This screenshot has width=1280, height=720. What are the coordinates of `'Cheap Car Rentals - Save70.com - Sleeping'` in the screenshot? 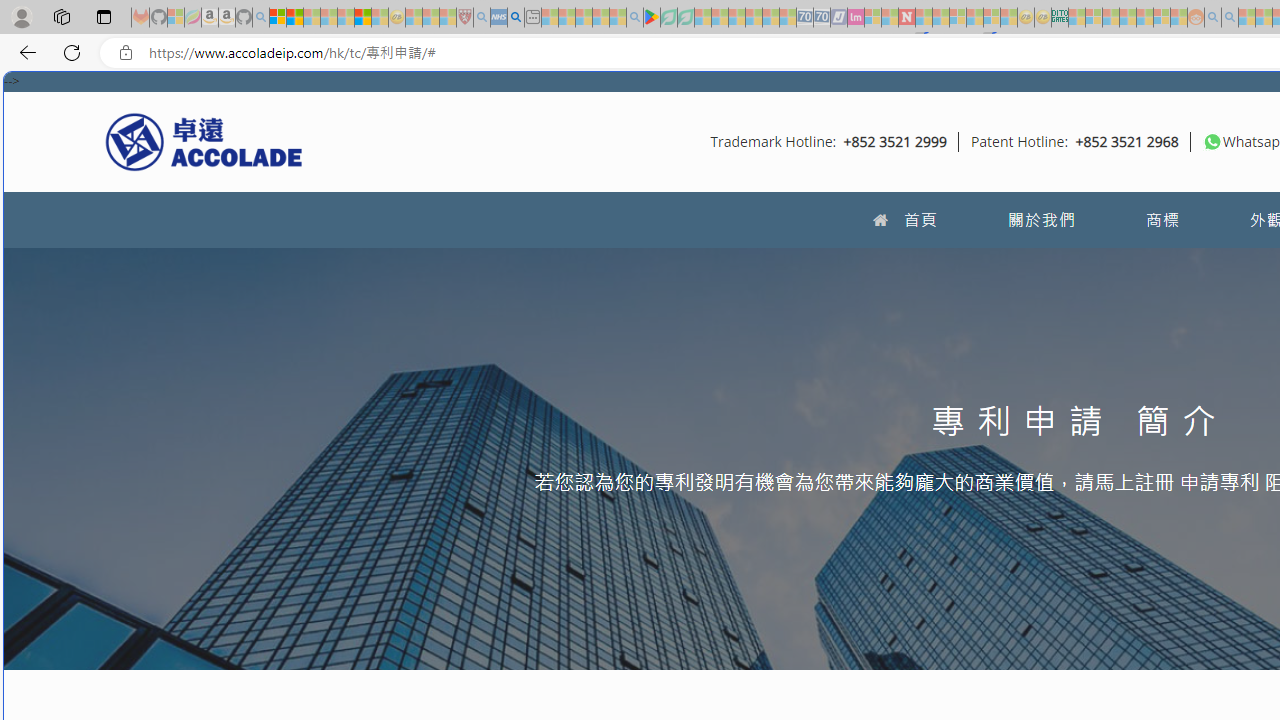 It's located at (805, 17).